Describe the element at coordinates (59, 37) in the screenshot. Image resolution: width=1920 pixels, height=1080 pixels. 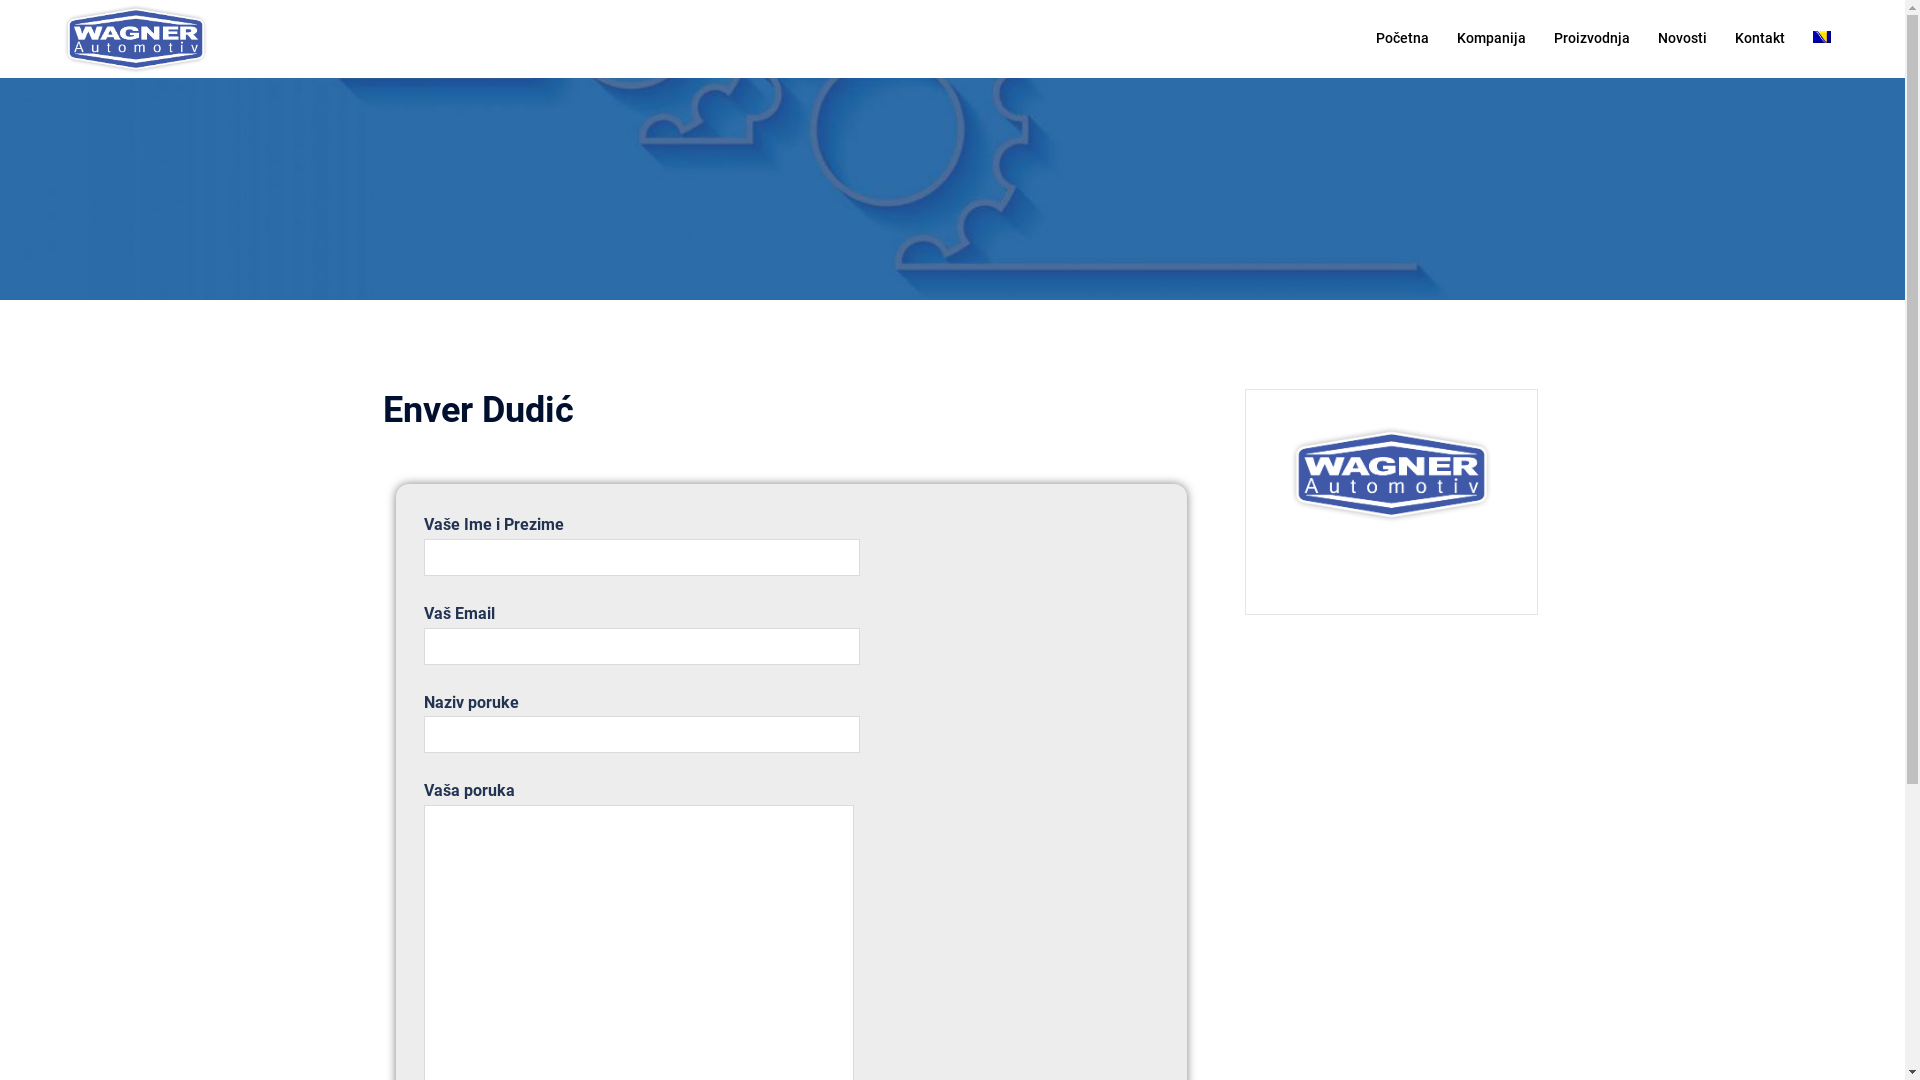
I see `'WAGNER AUTOMOTIV'` at that location.